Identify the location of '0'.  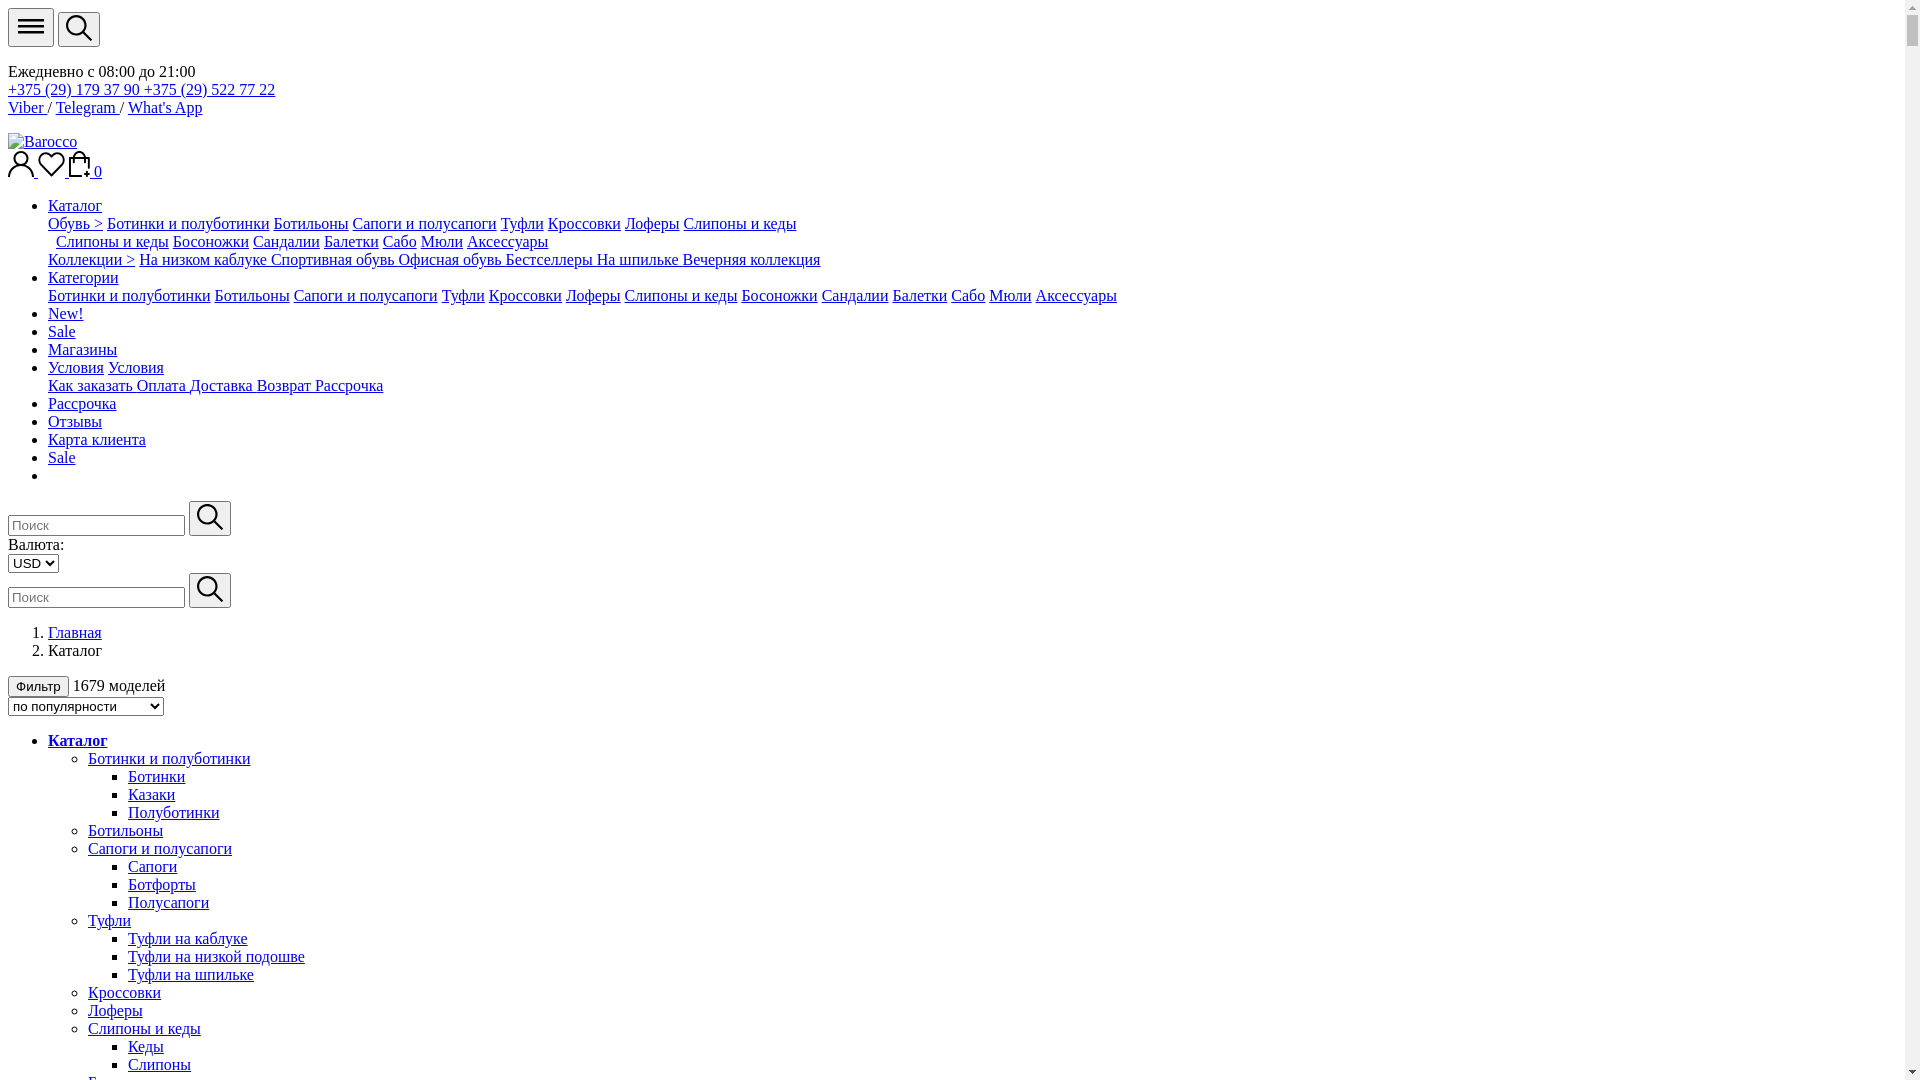
(84, 170).